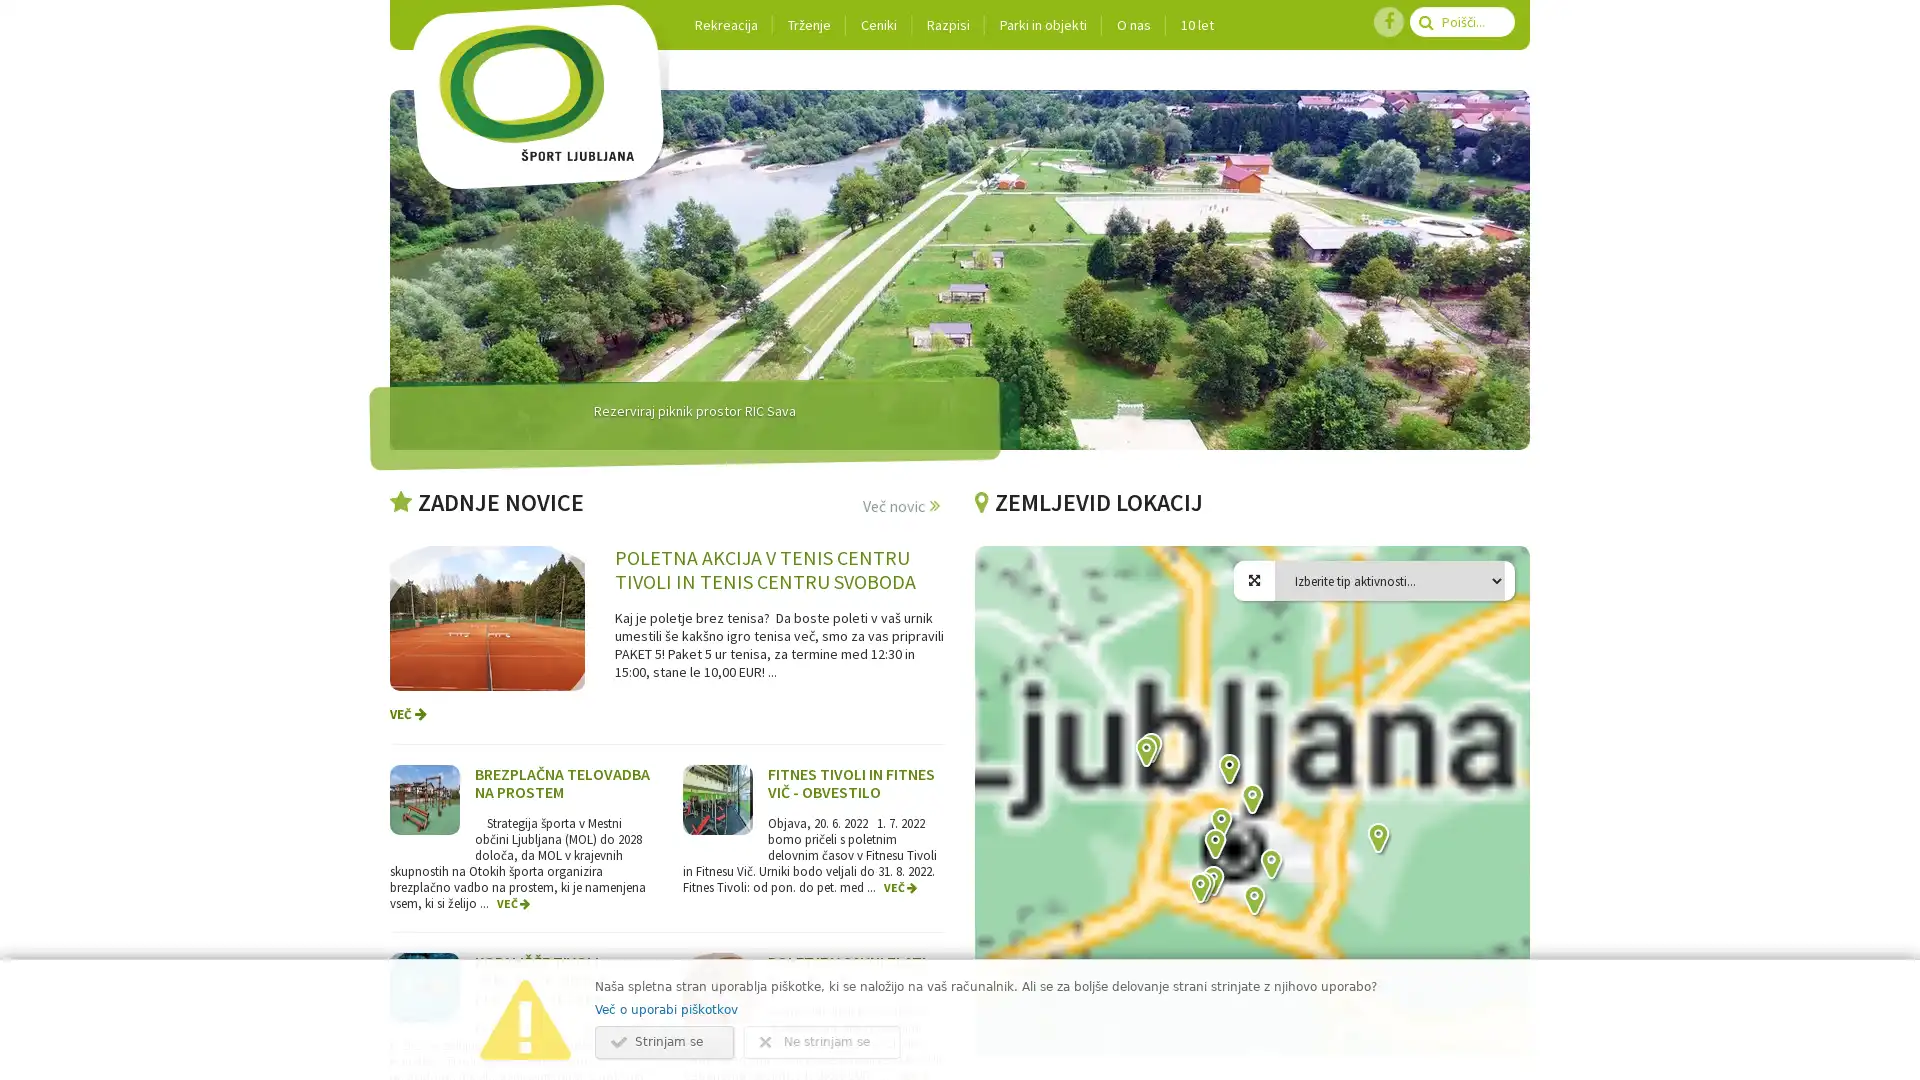  Describe the element at coordinates (1158, 1048) in the screenshot. I see `Bliznjicne tipke` at that location.